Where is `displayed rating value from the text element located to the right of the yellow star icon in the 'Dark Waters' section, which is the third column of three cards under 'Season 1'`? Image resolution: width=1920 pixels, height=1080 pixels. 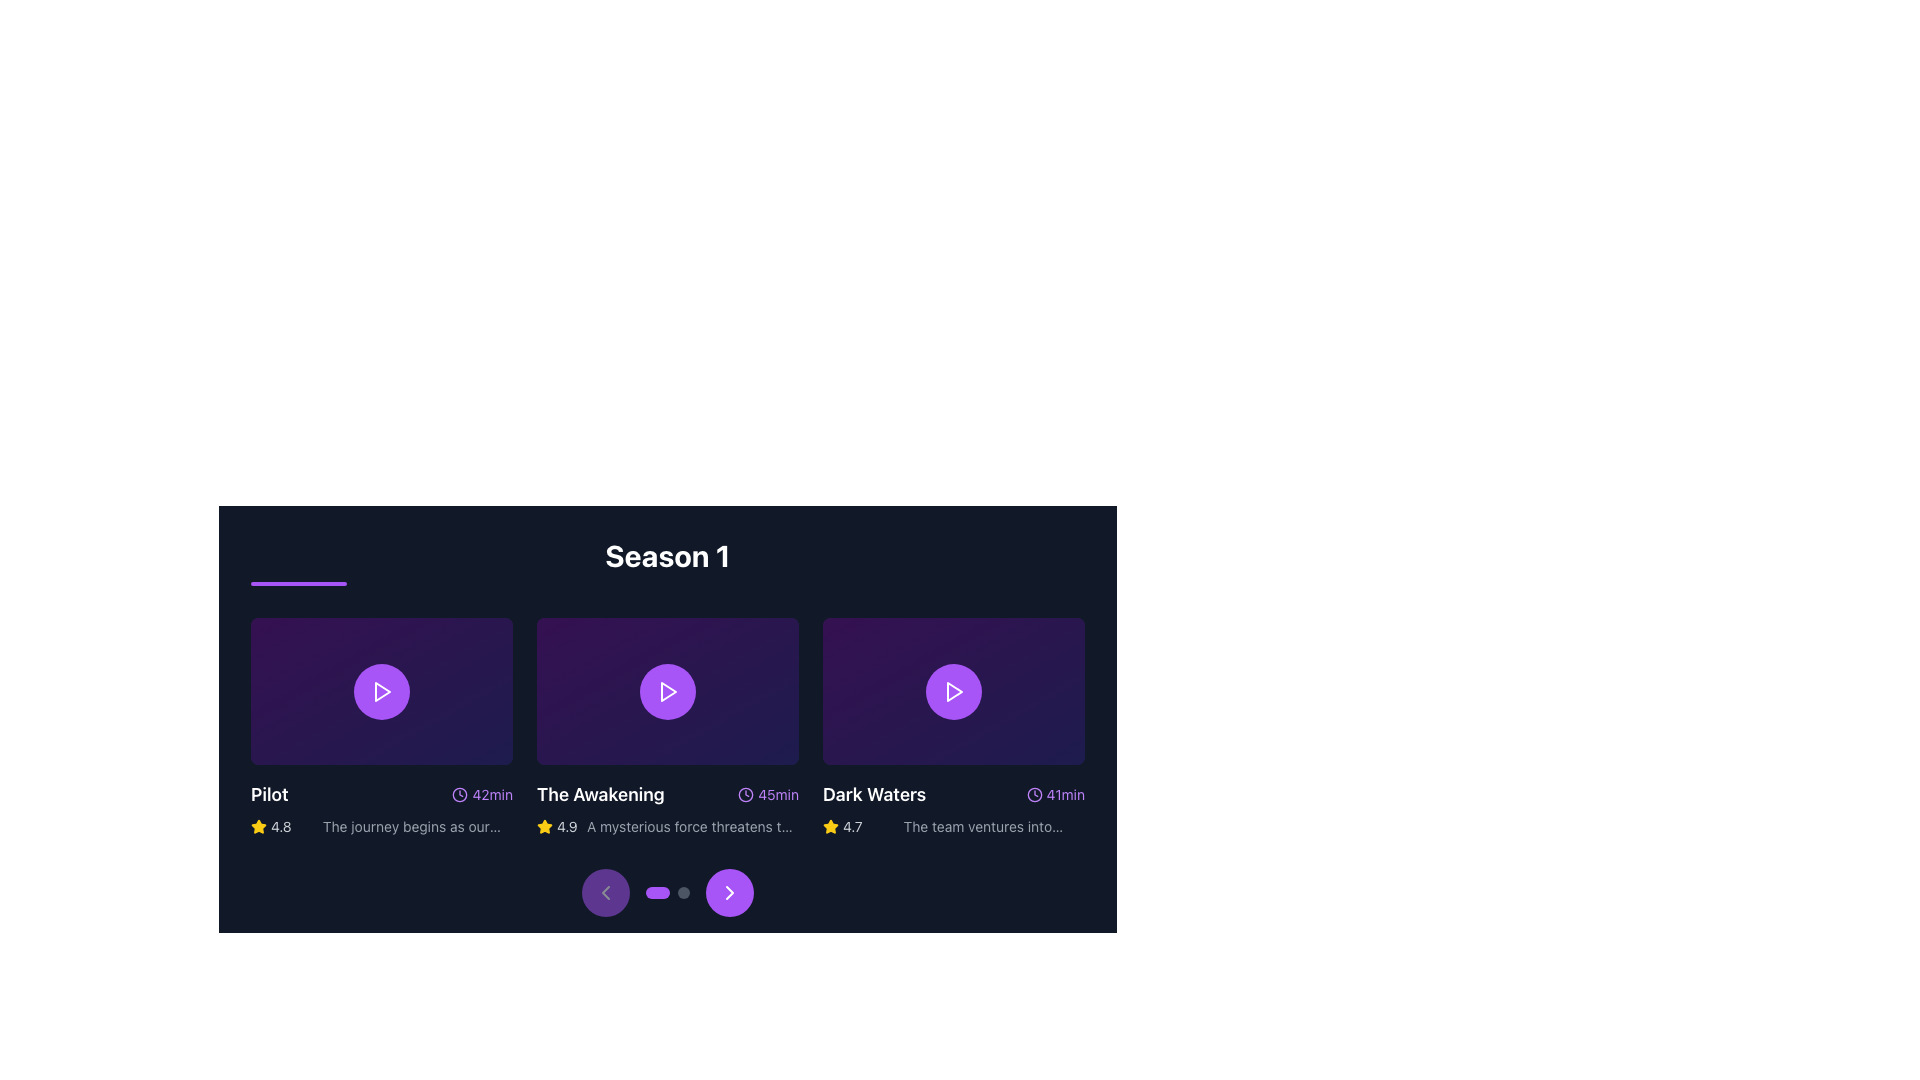 displayed rating value from the text element located to the right of the yellow star icon in the 'Dark Waters' section, which is the third column of three cards under 'Season 1' is located at coordinates (852, 827).